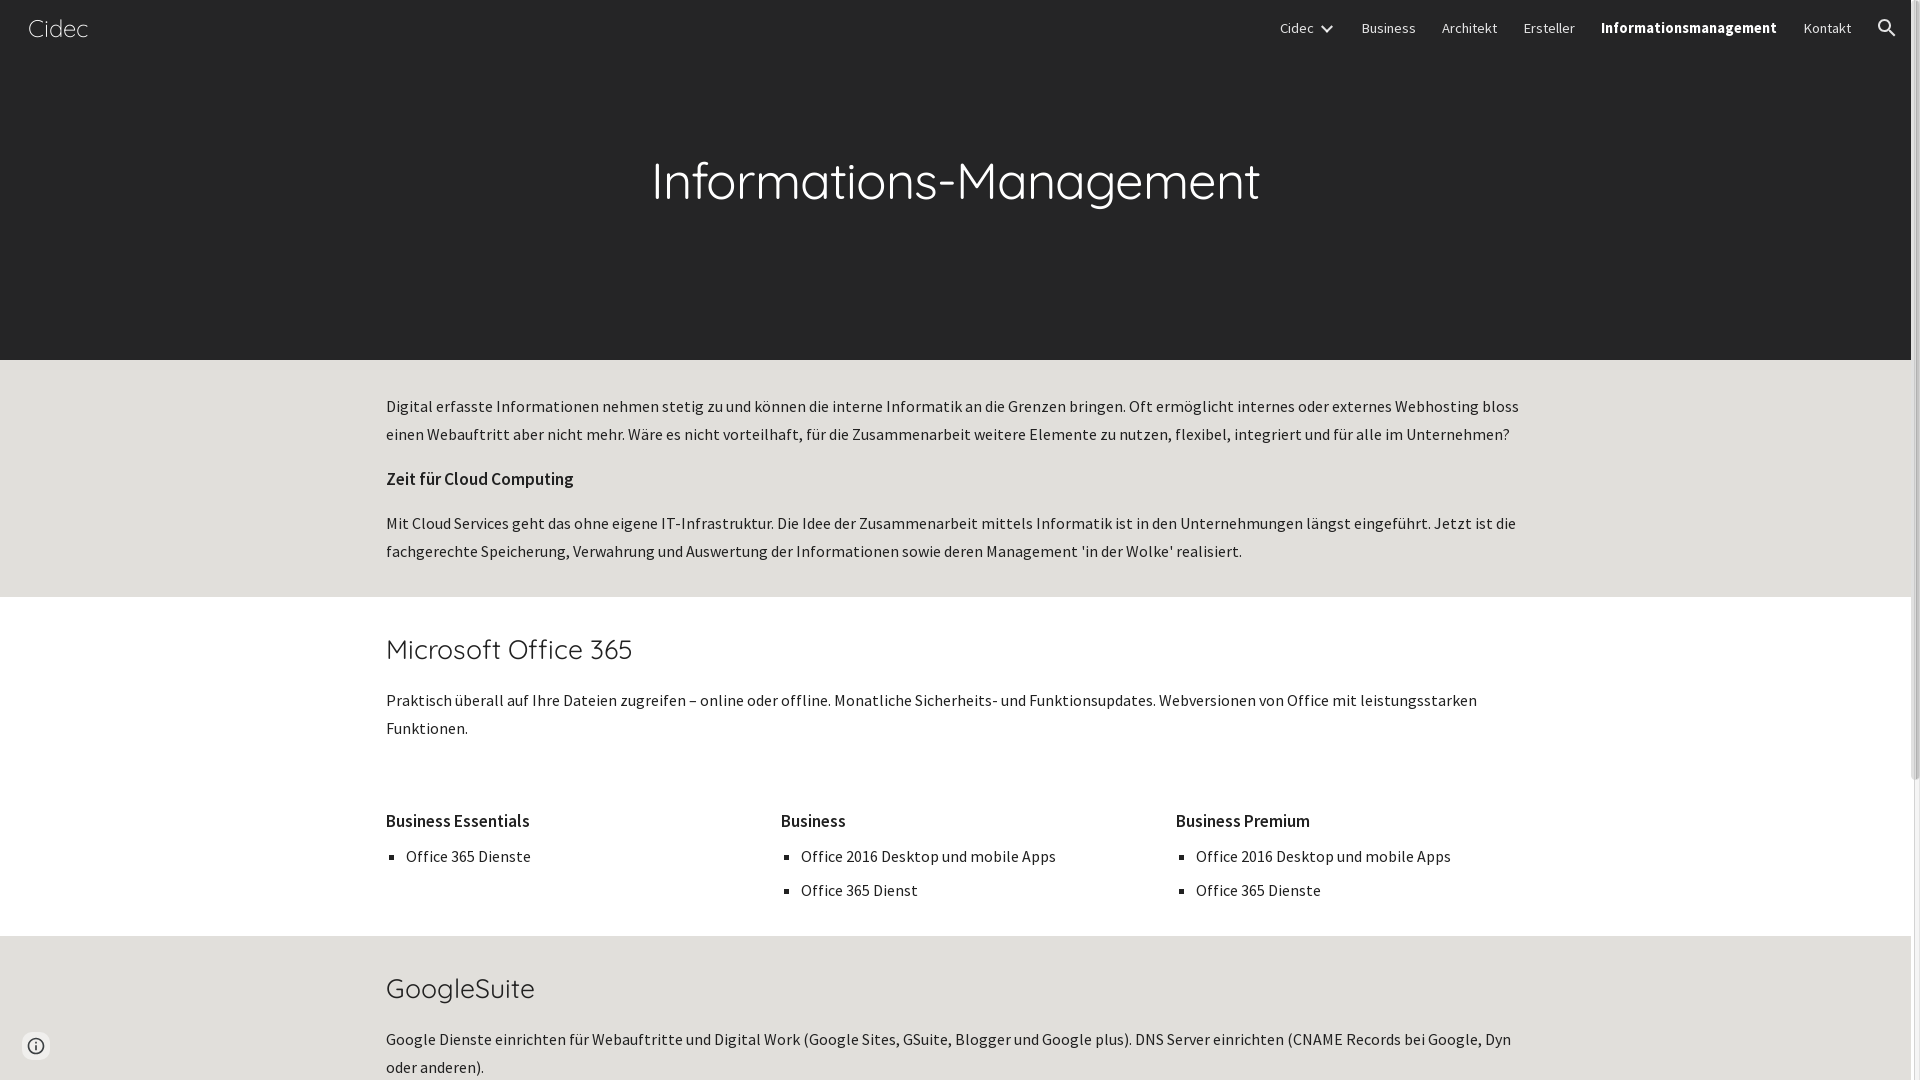  I want to click on 'Kontakt', so click(1827, 27).